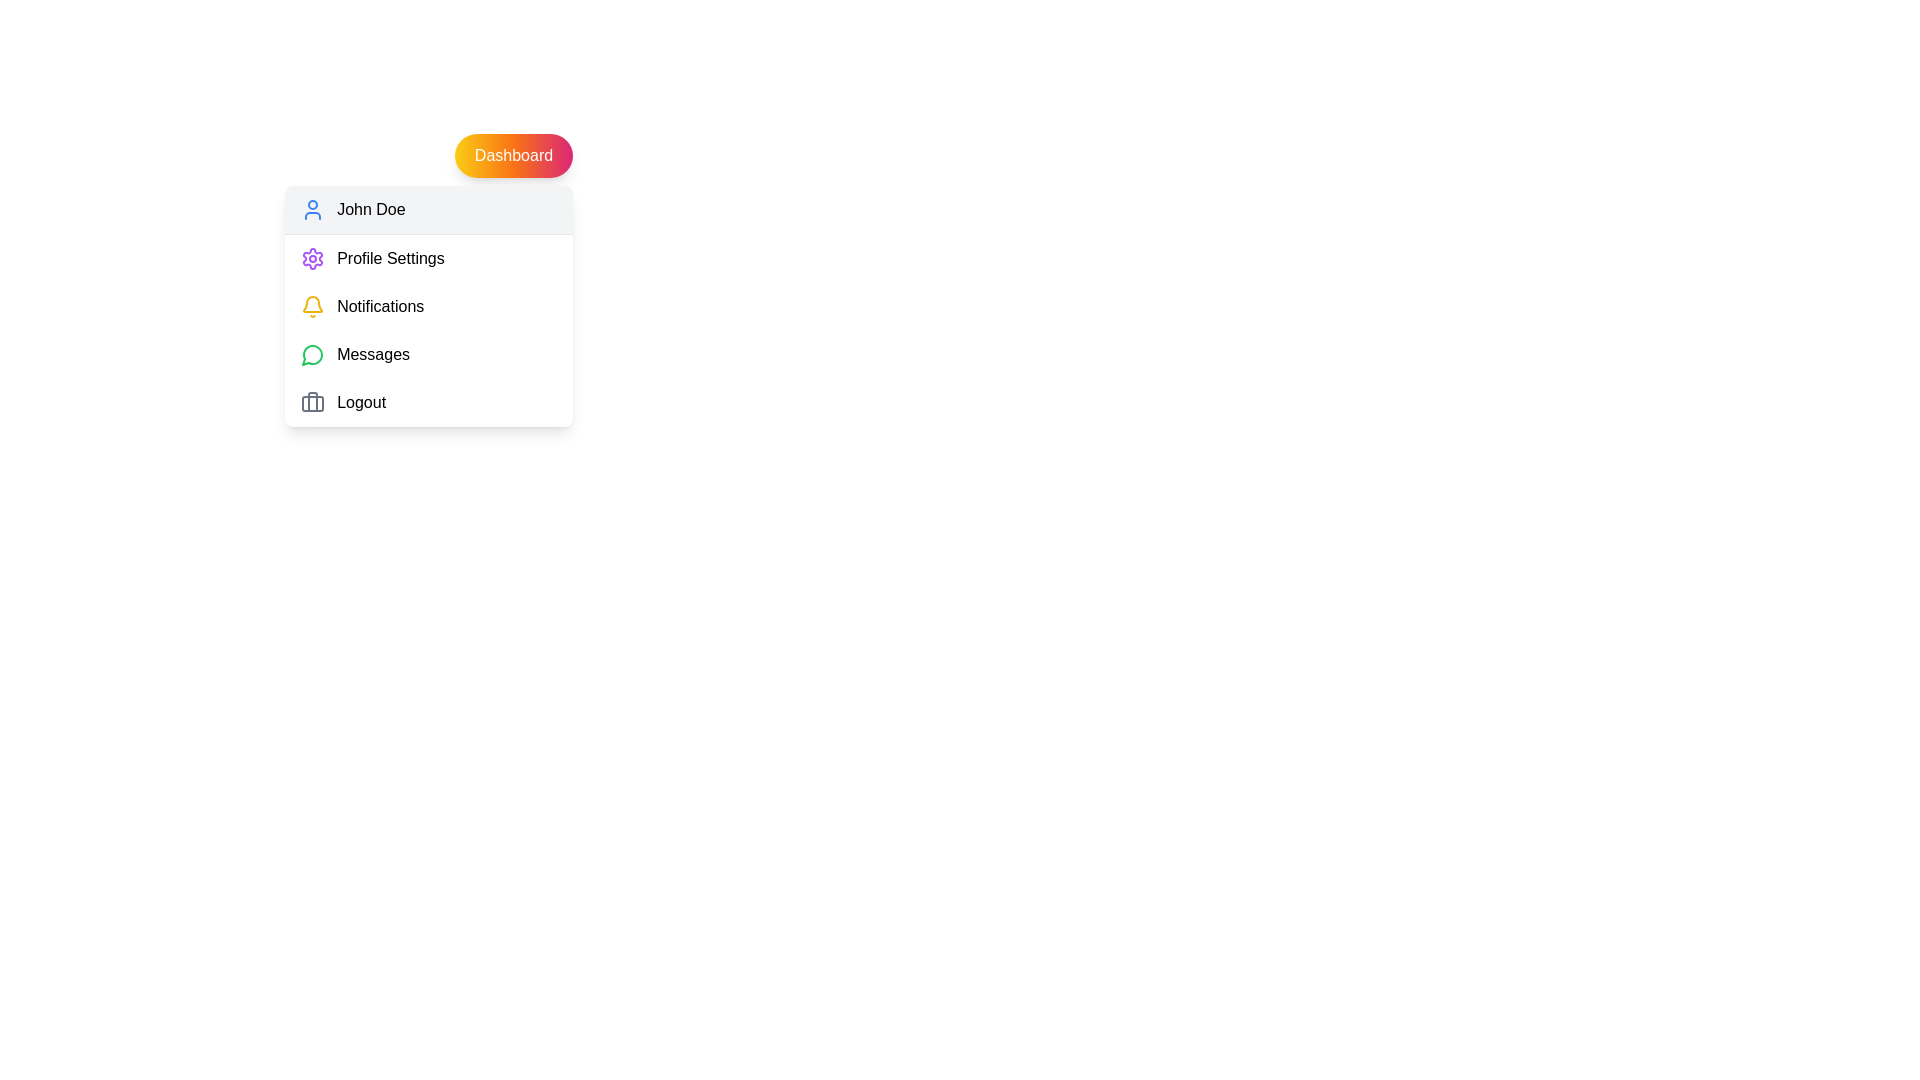 This screenshot has height=1080, width=1920. Describe the element at coordinates (427, 257) in the screenshot. I see `the 'Profile Settings' button` at that location.